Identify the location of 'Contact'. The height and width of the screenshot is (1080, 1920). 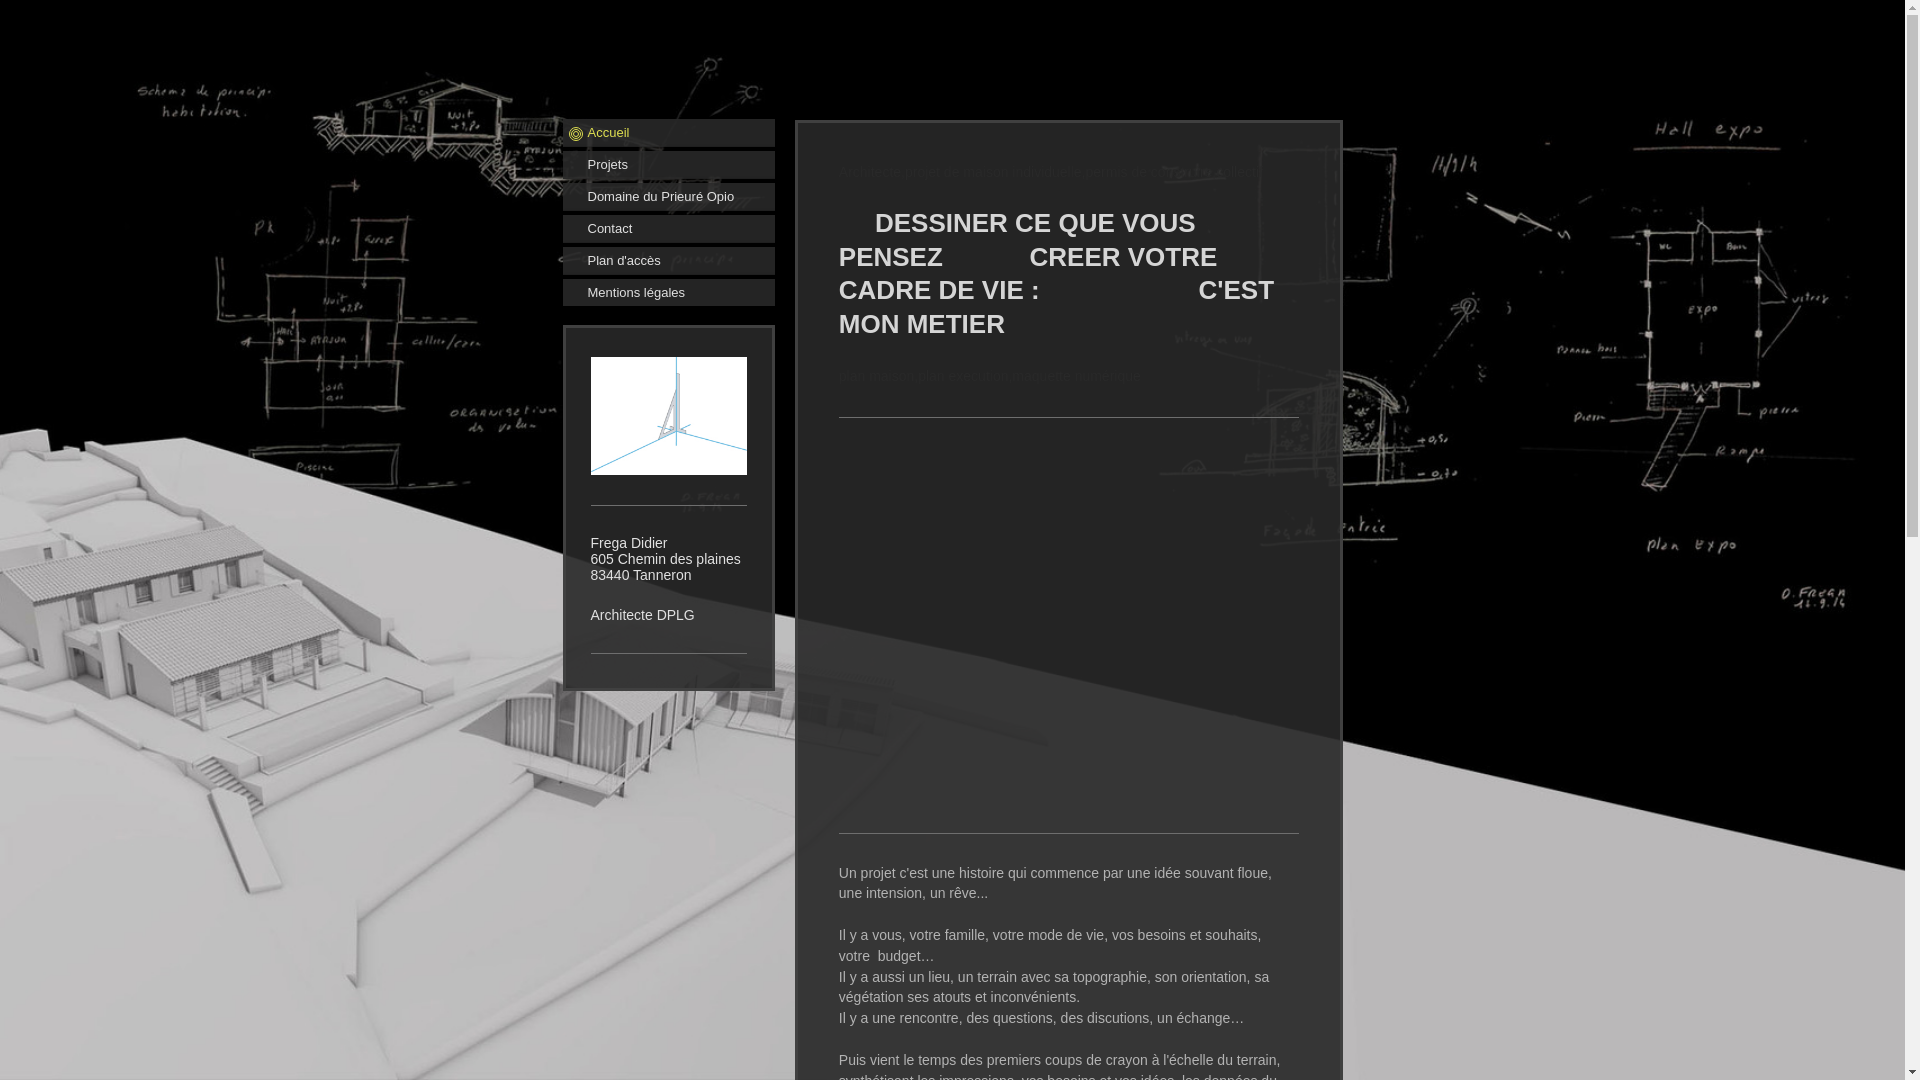
(667, 227).